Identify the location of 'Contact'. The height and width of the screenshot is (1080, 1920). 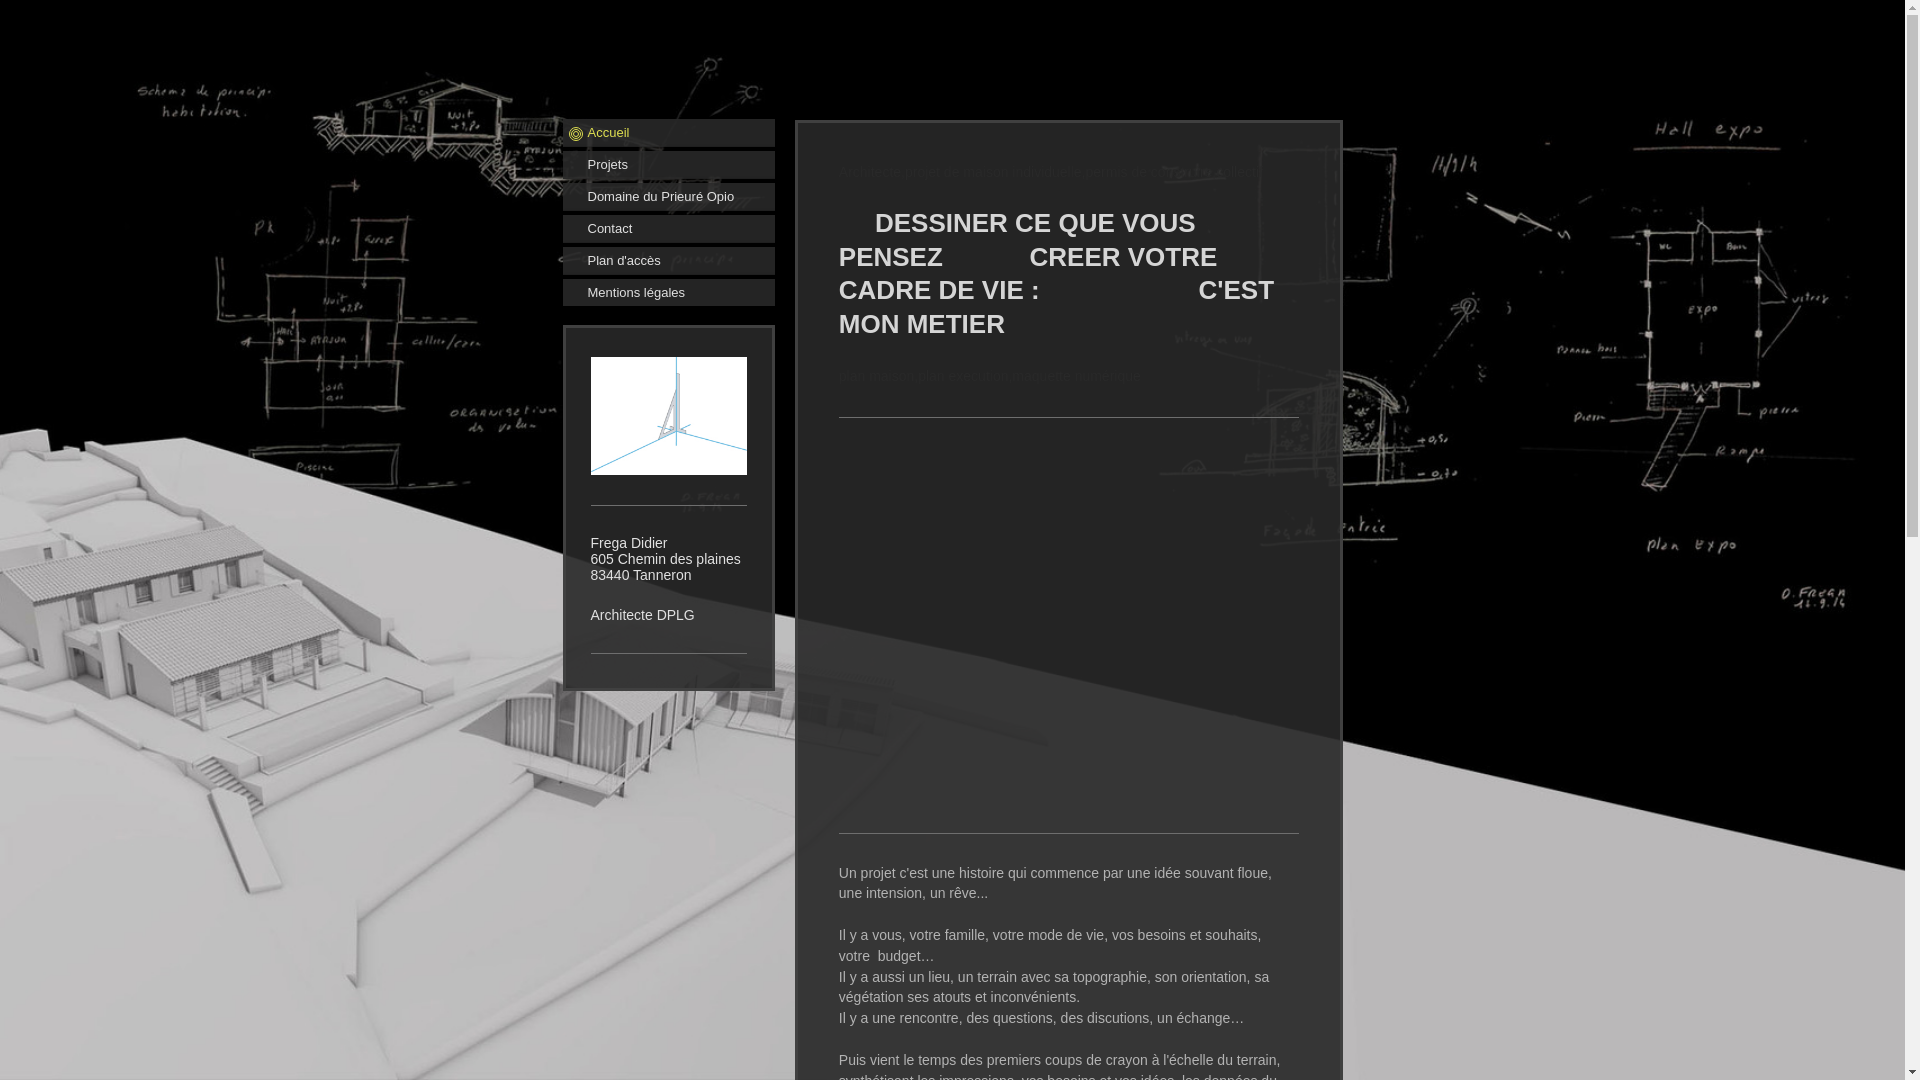
(667, 227).